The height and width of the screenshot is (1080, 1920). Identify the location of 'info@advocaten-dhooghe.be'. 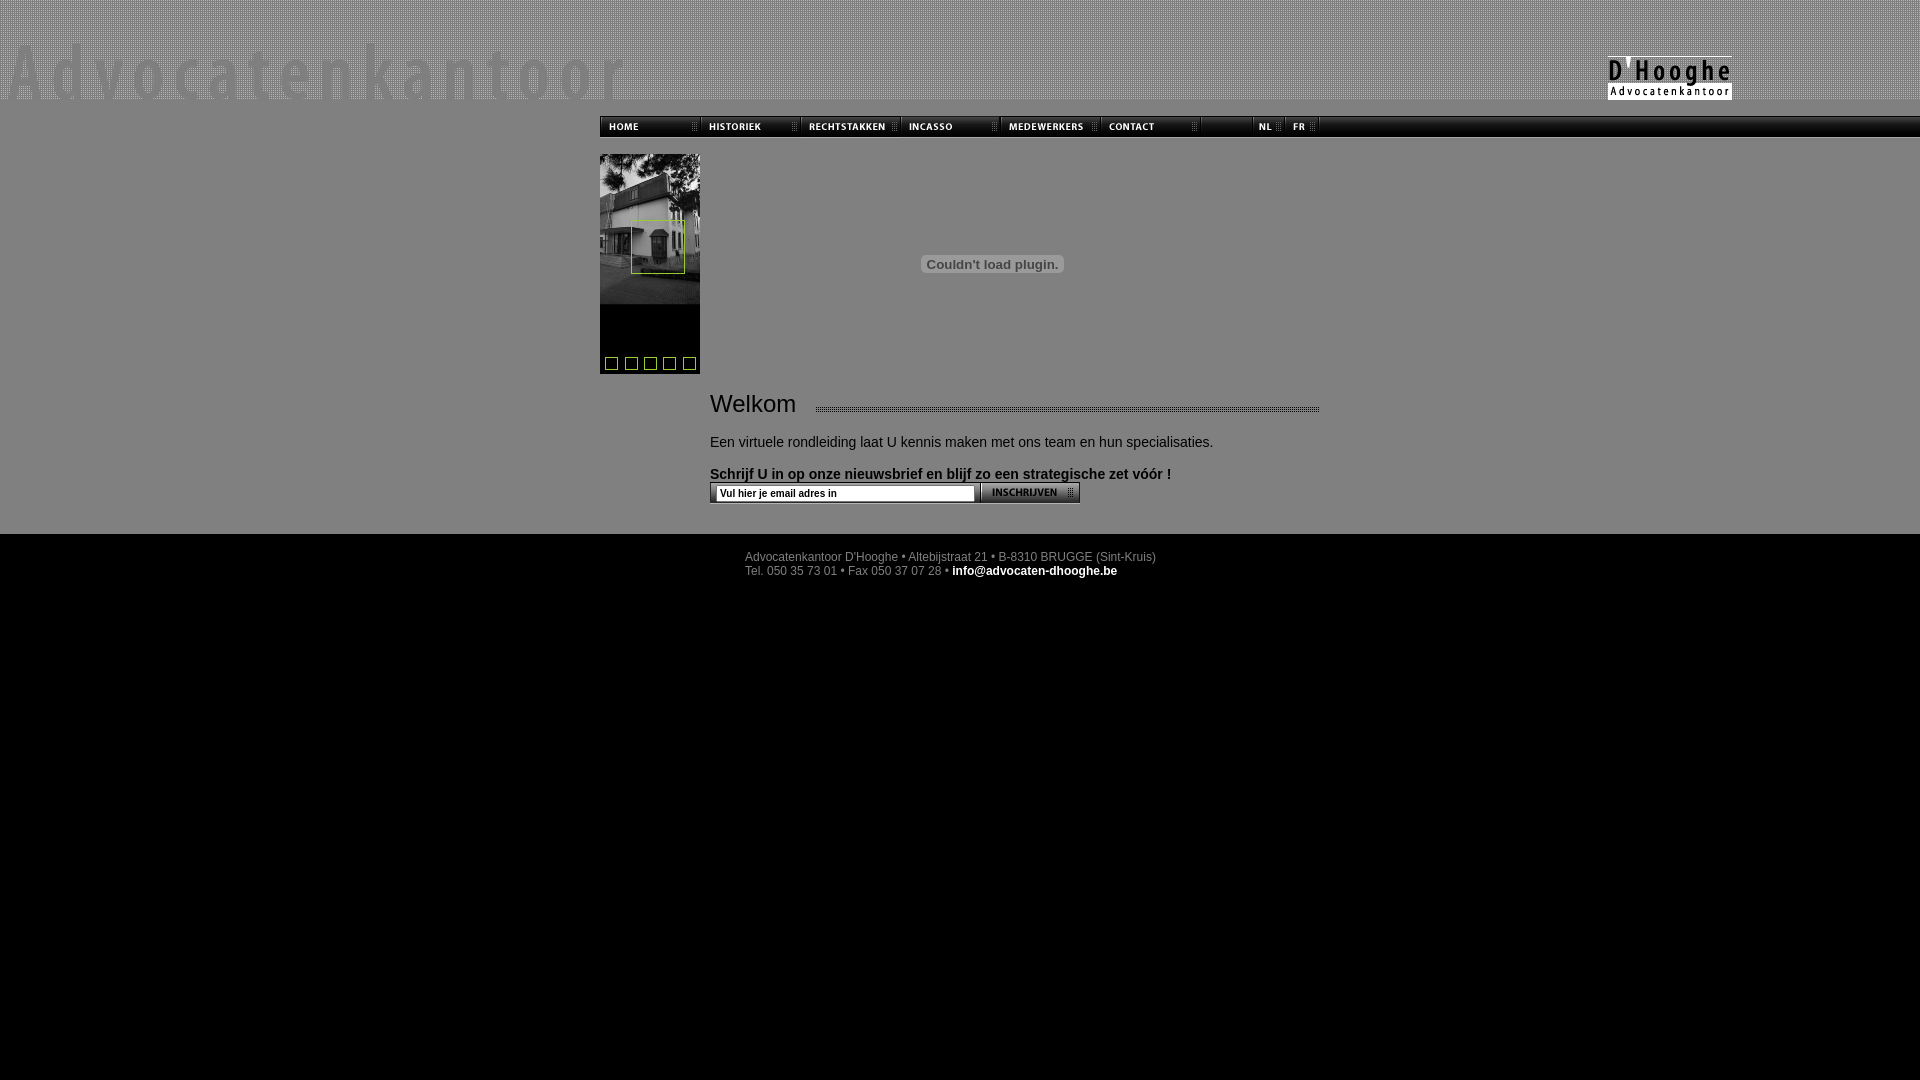
(950, 570).